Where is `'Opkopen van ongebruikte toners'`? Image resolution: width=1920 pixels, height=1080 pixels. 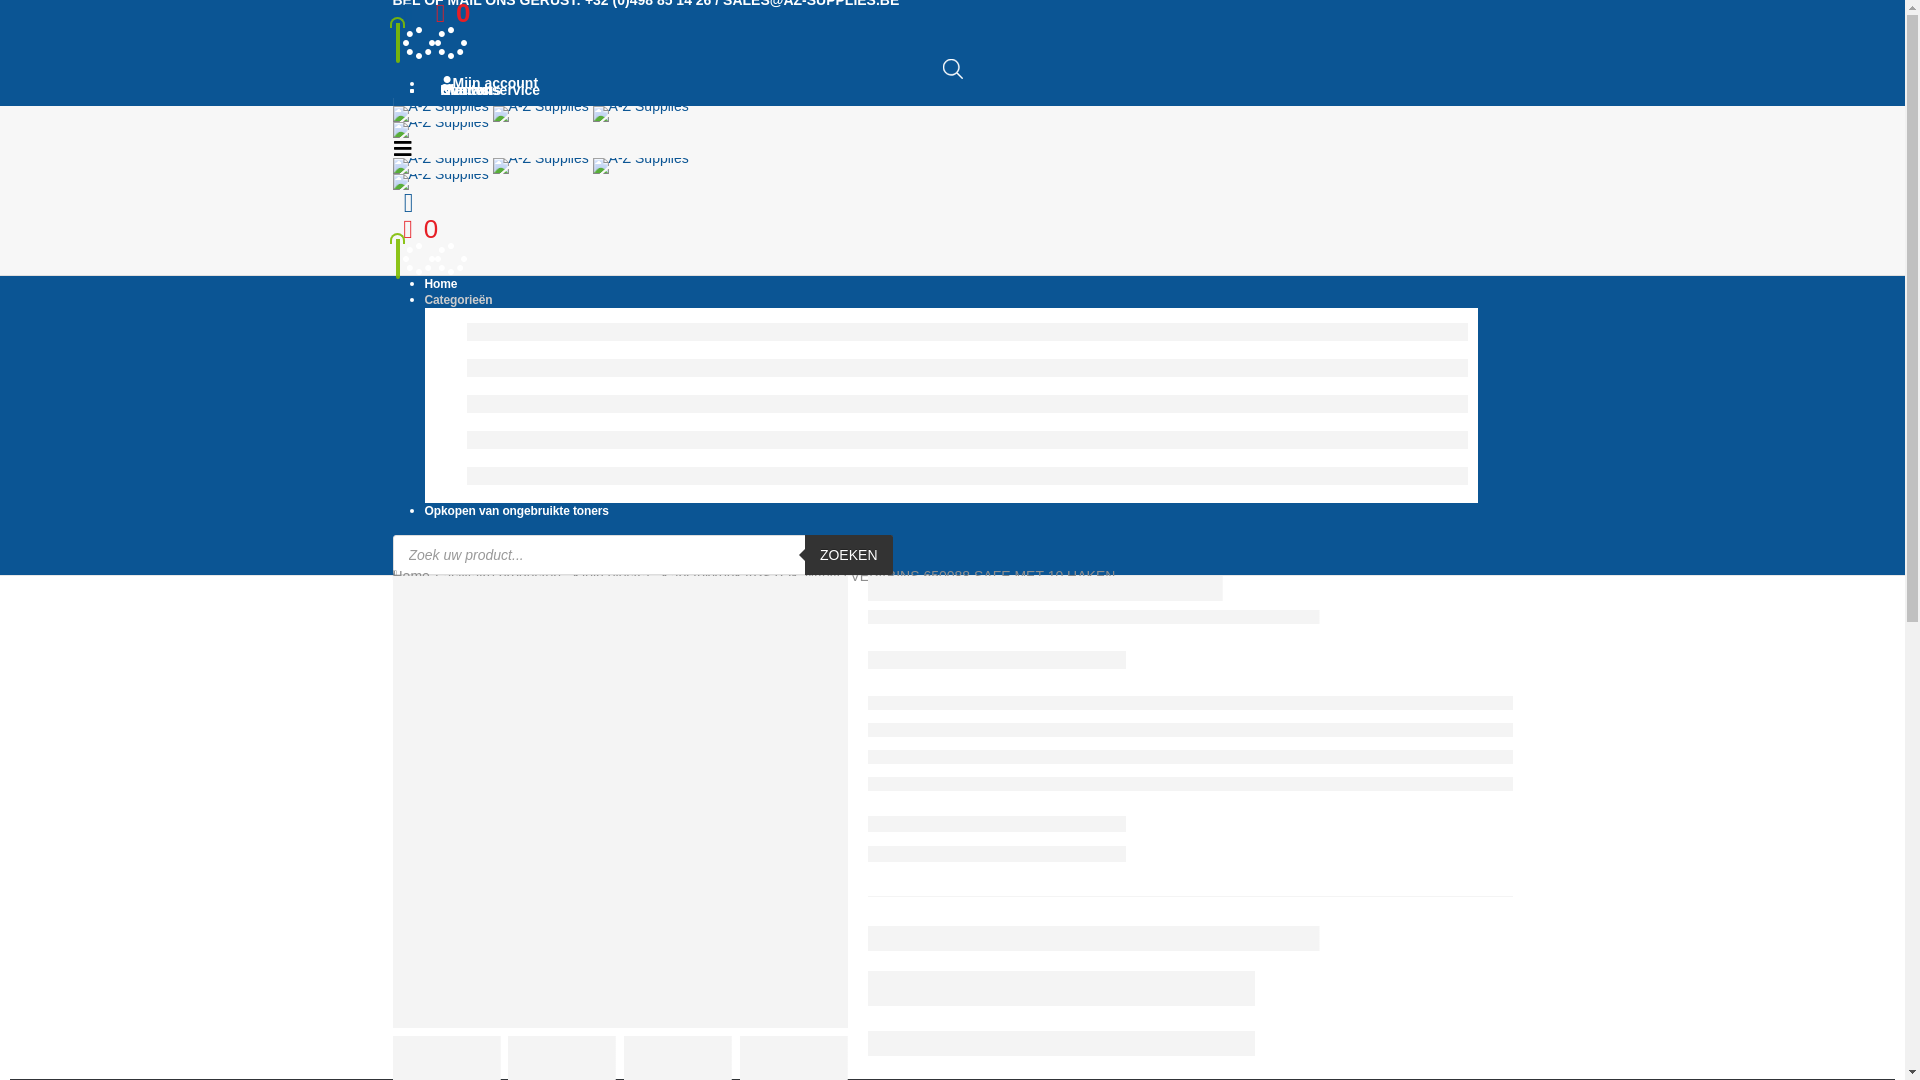 'Opkopen van ongebruikte toners' is located at coordinates (515, 509).